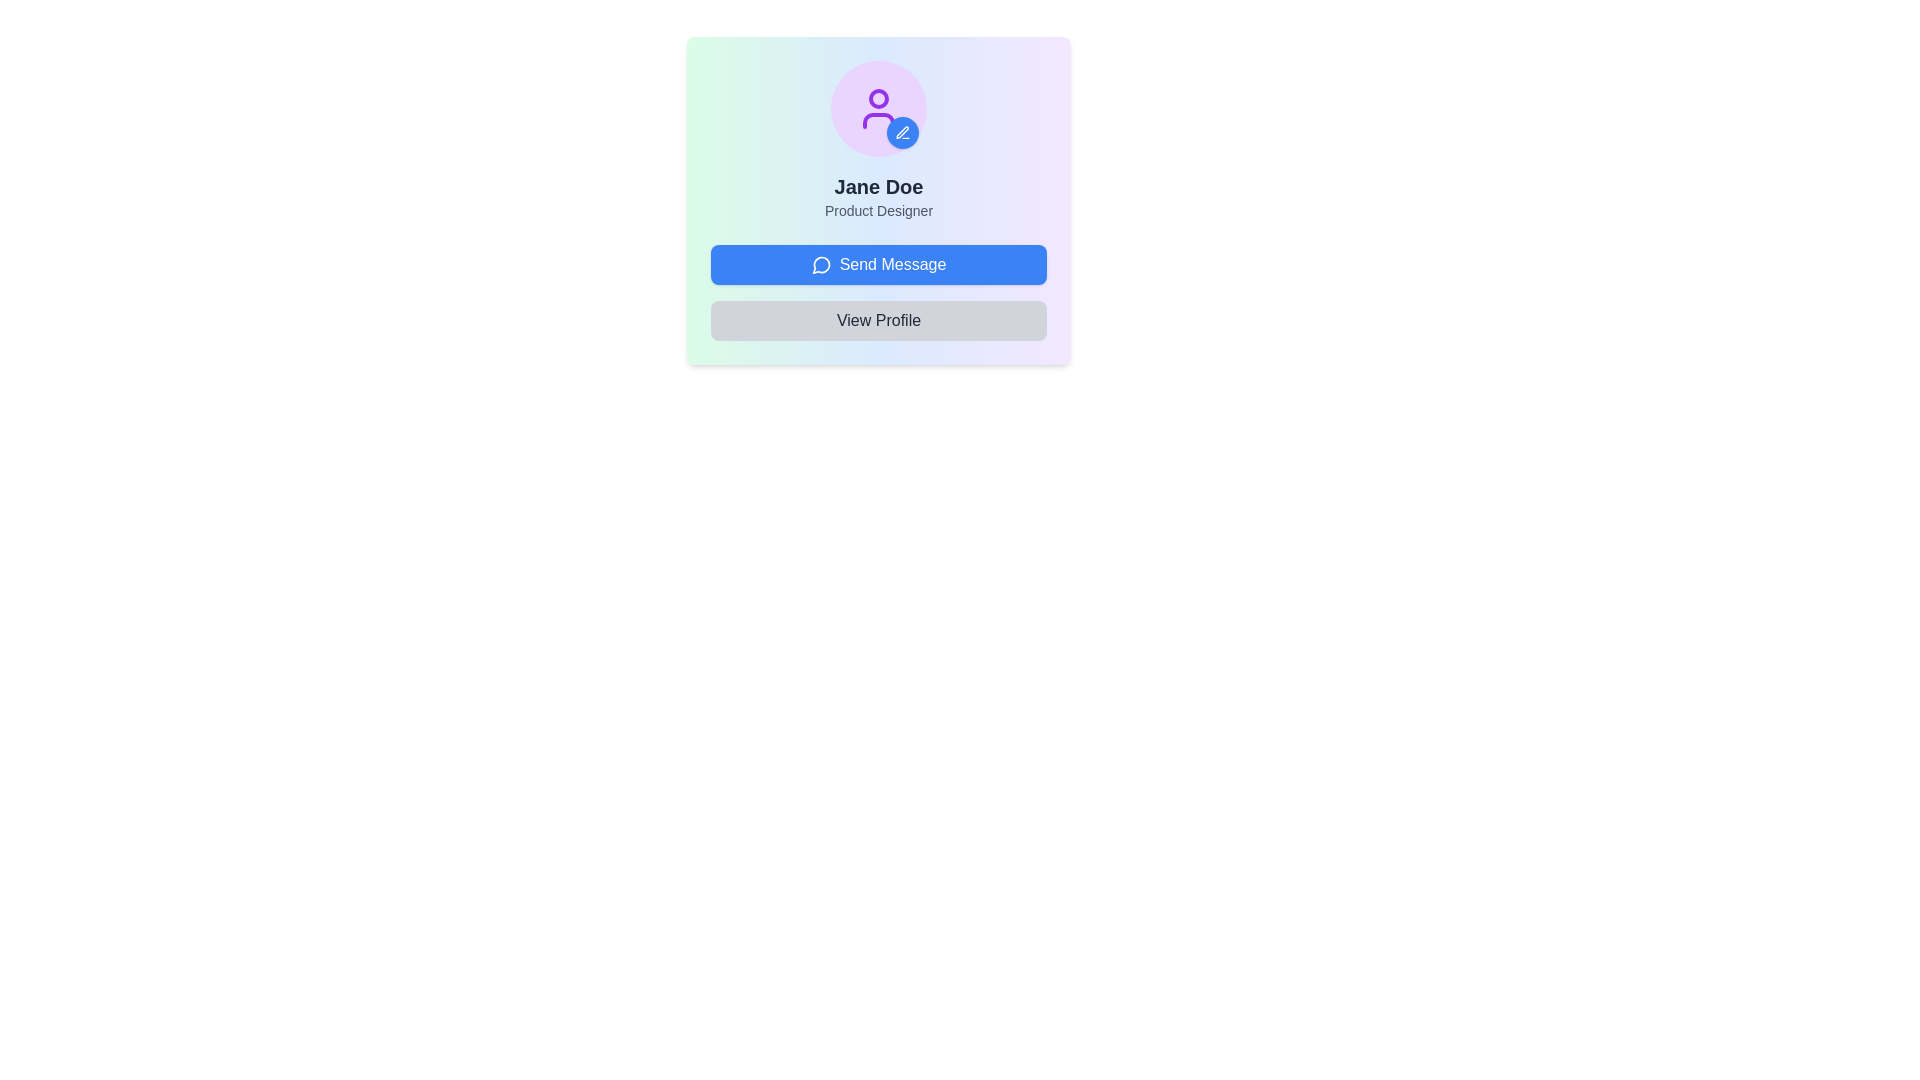 Image resolution: width=1920 pixels, height=1080 pixels. I want to click on the speech bubble icon located within the 'Send Message' button, so click(821, 264).